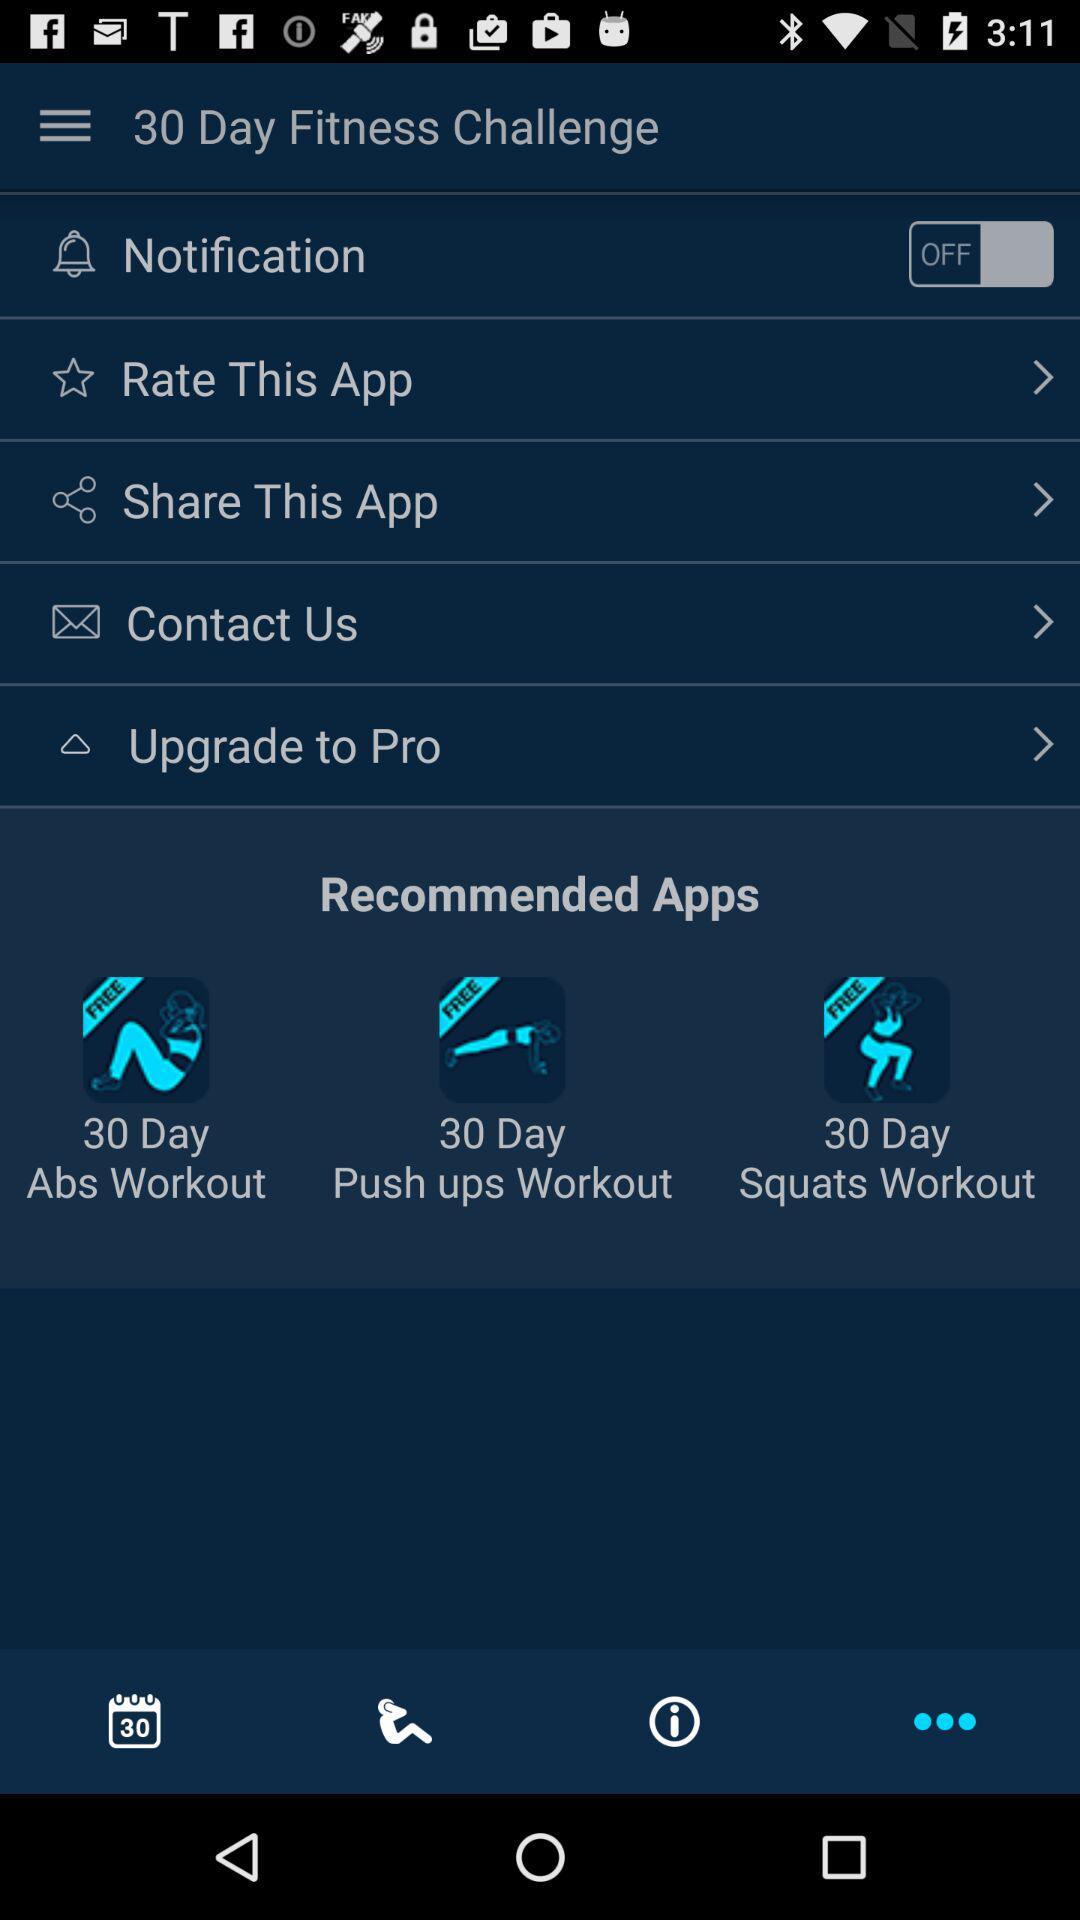 This screenshot has width=1080, height=1920. What do you see at coordinates (73, 253) in the screenshot?
I see `the bell image option to the left of the text notification` at bounding box center [73, 253].